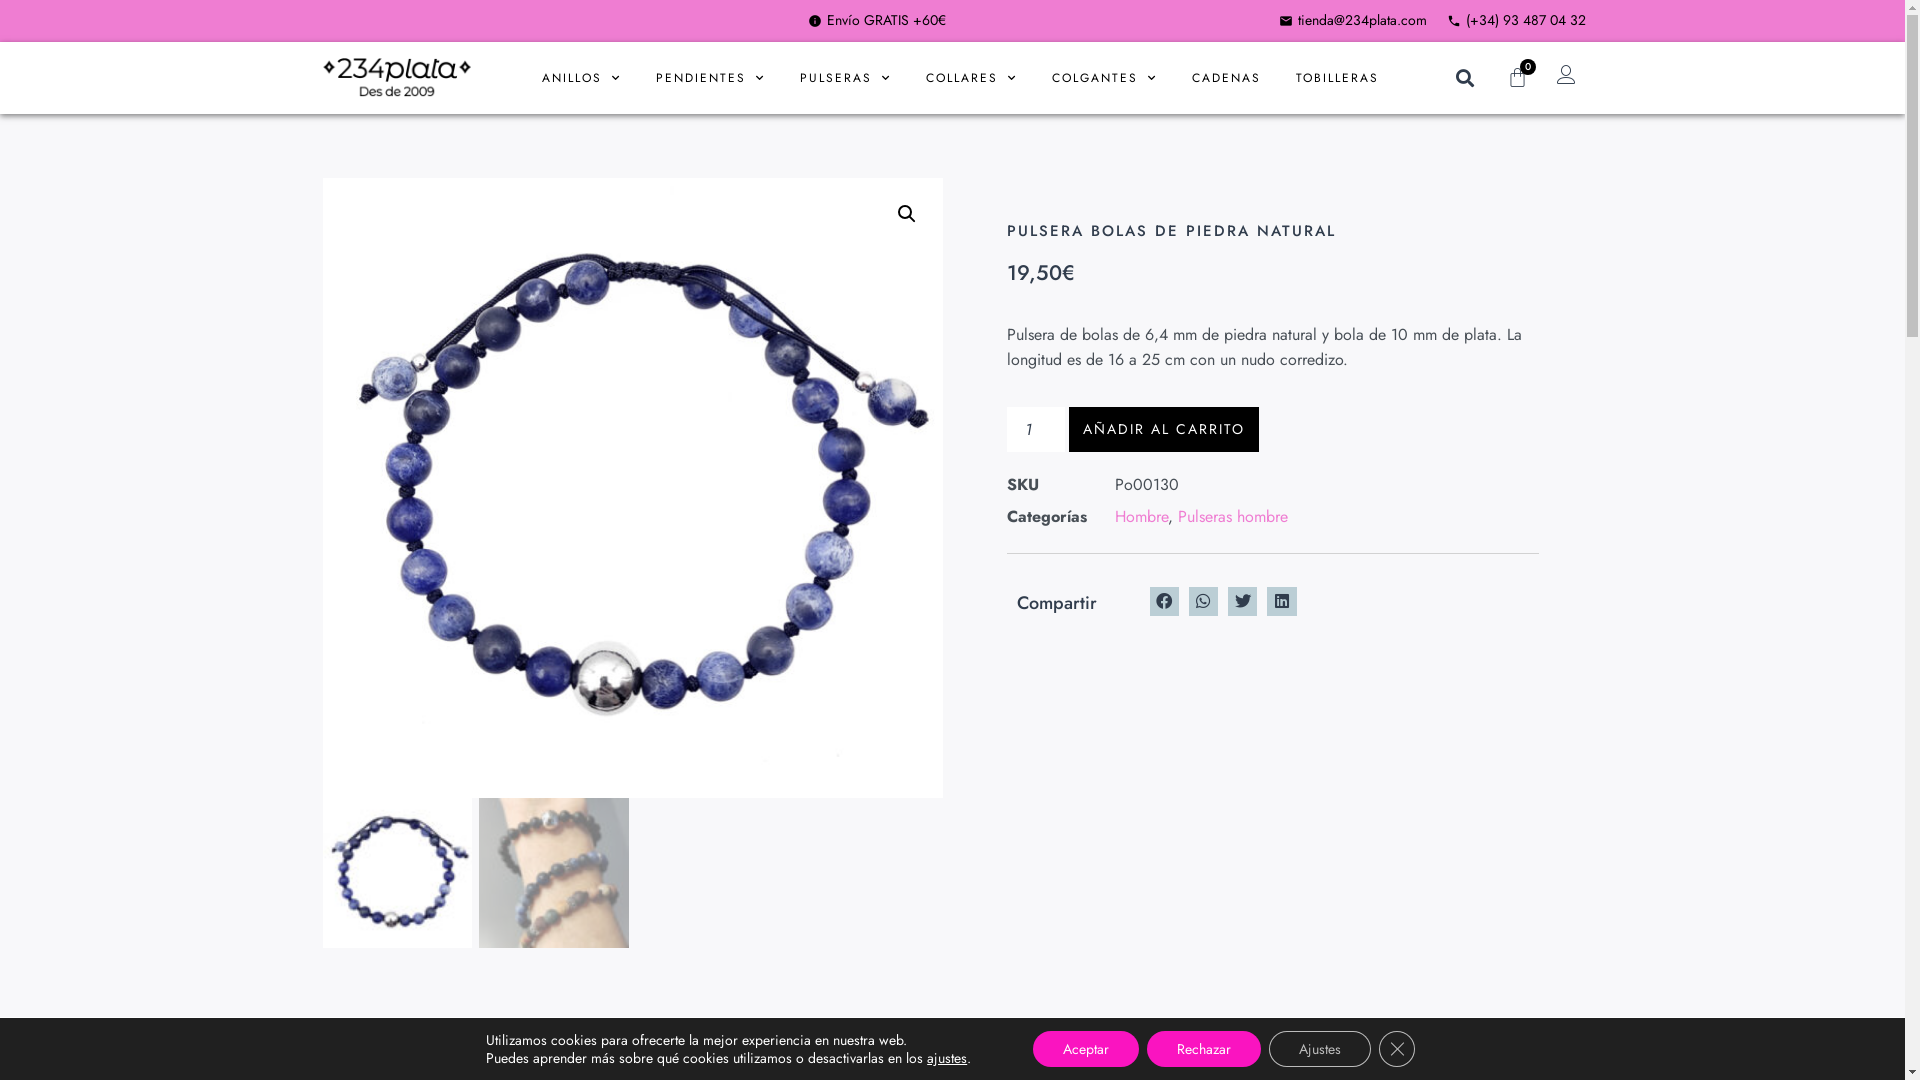 This screenshot has height=1080, width=1920. What do you see at coordinates (971, 76) in the screenshot?
I see `'COLLARES'` at bounding box center [971, 76].